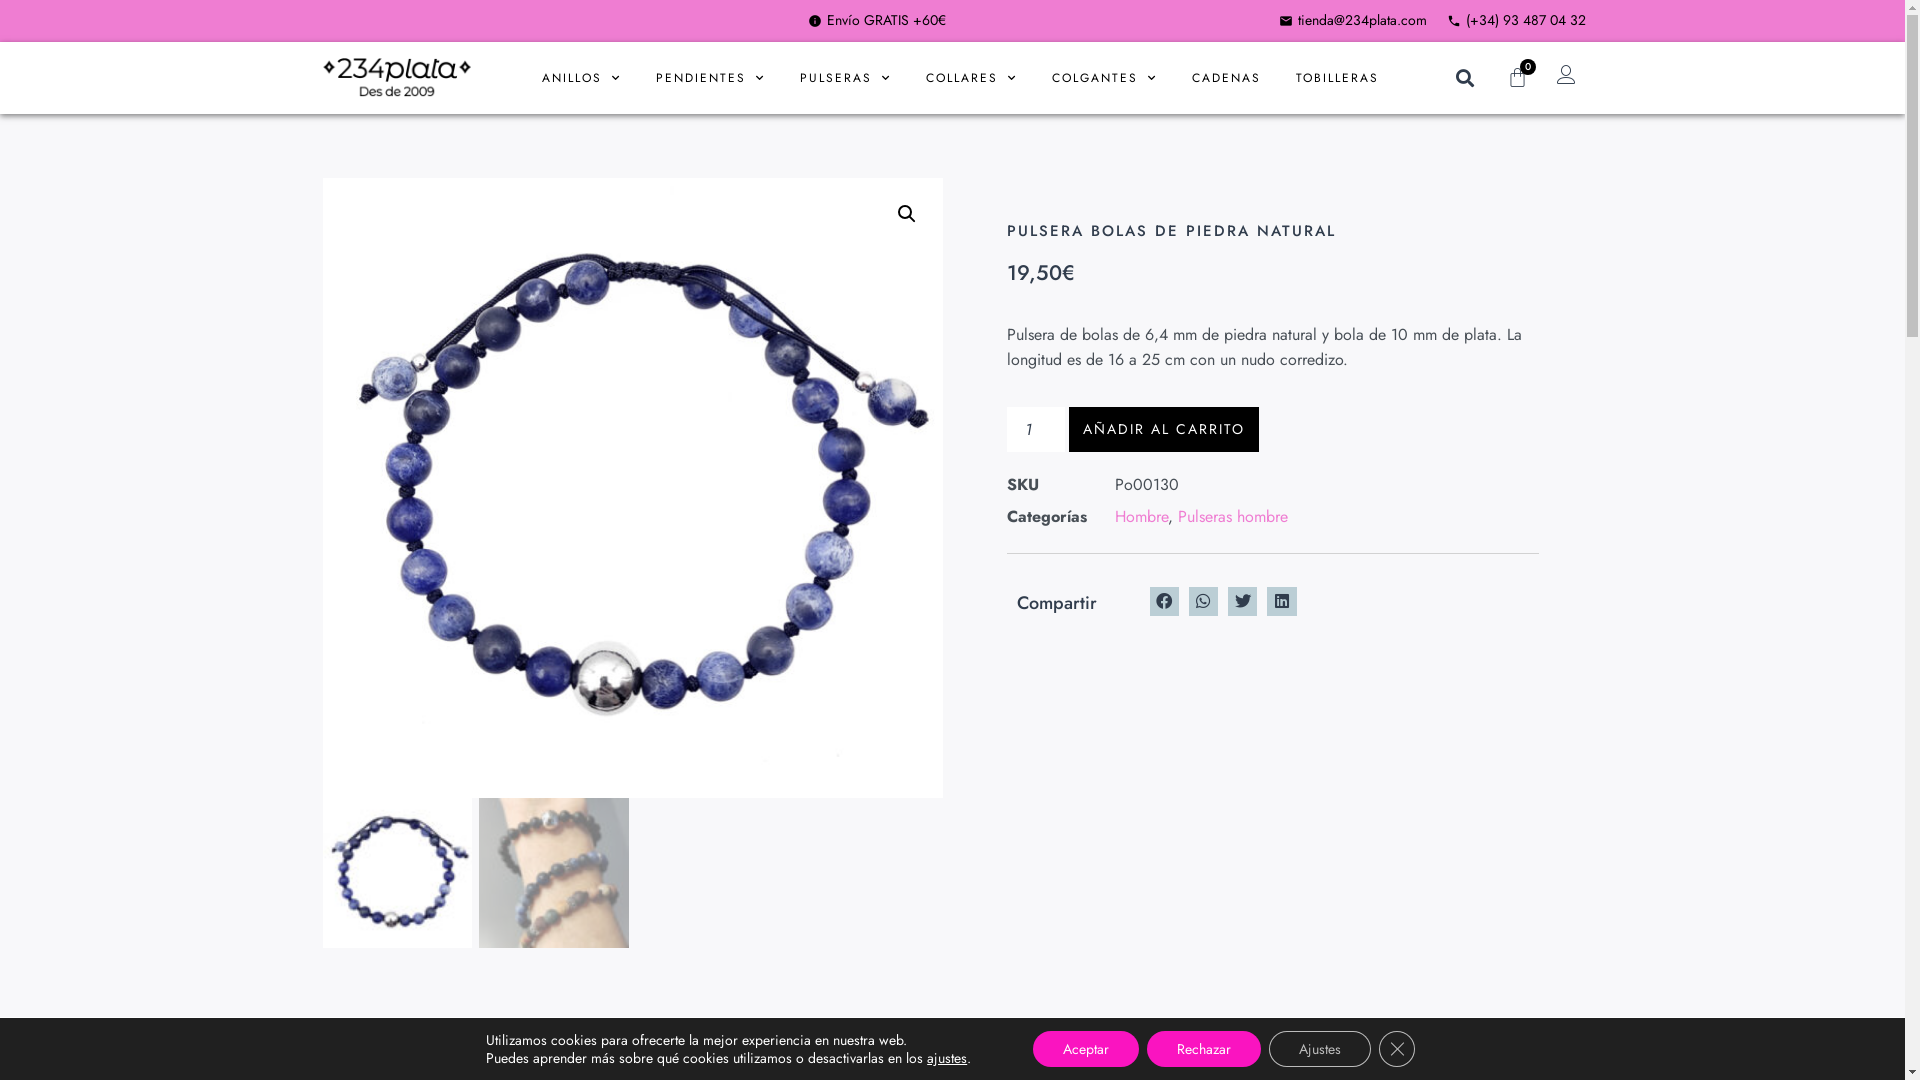 This screenshot has height=1080, width=1920. What do you see at coordinates (971, 76) in the screenshot?
I see `'COLLARES'` at bounding box center [971, 76].